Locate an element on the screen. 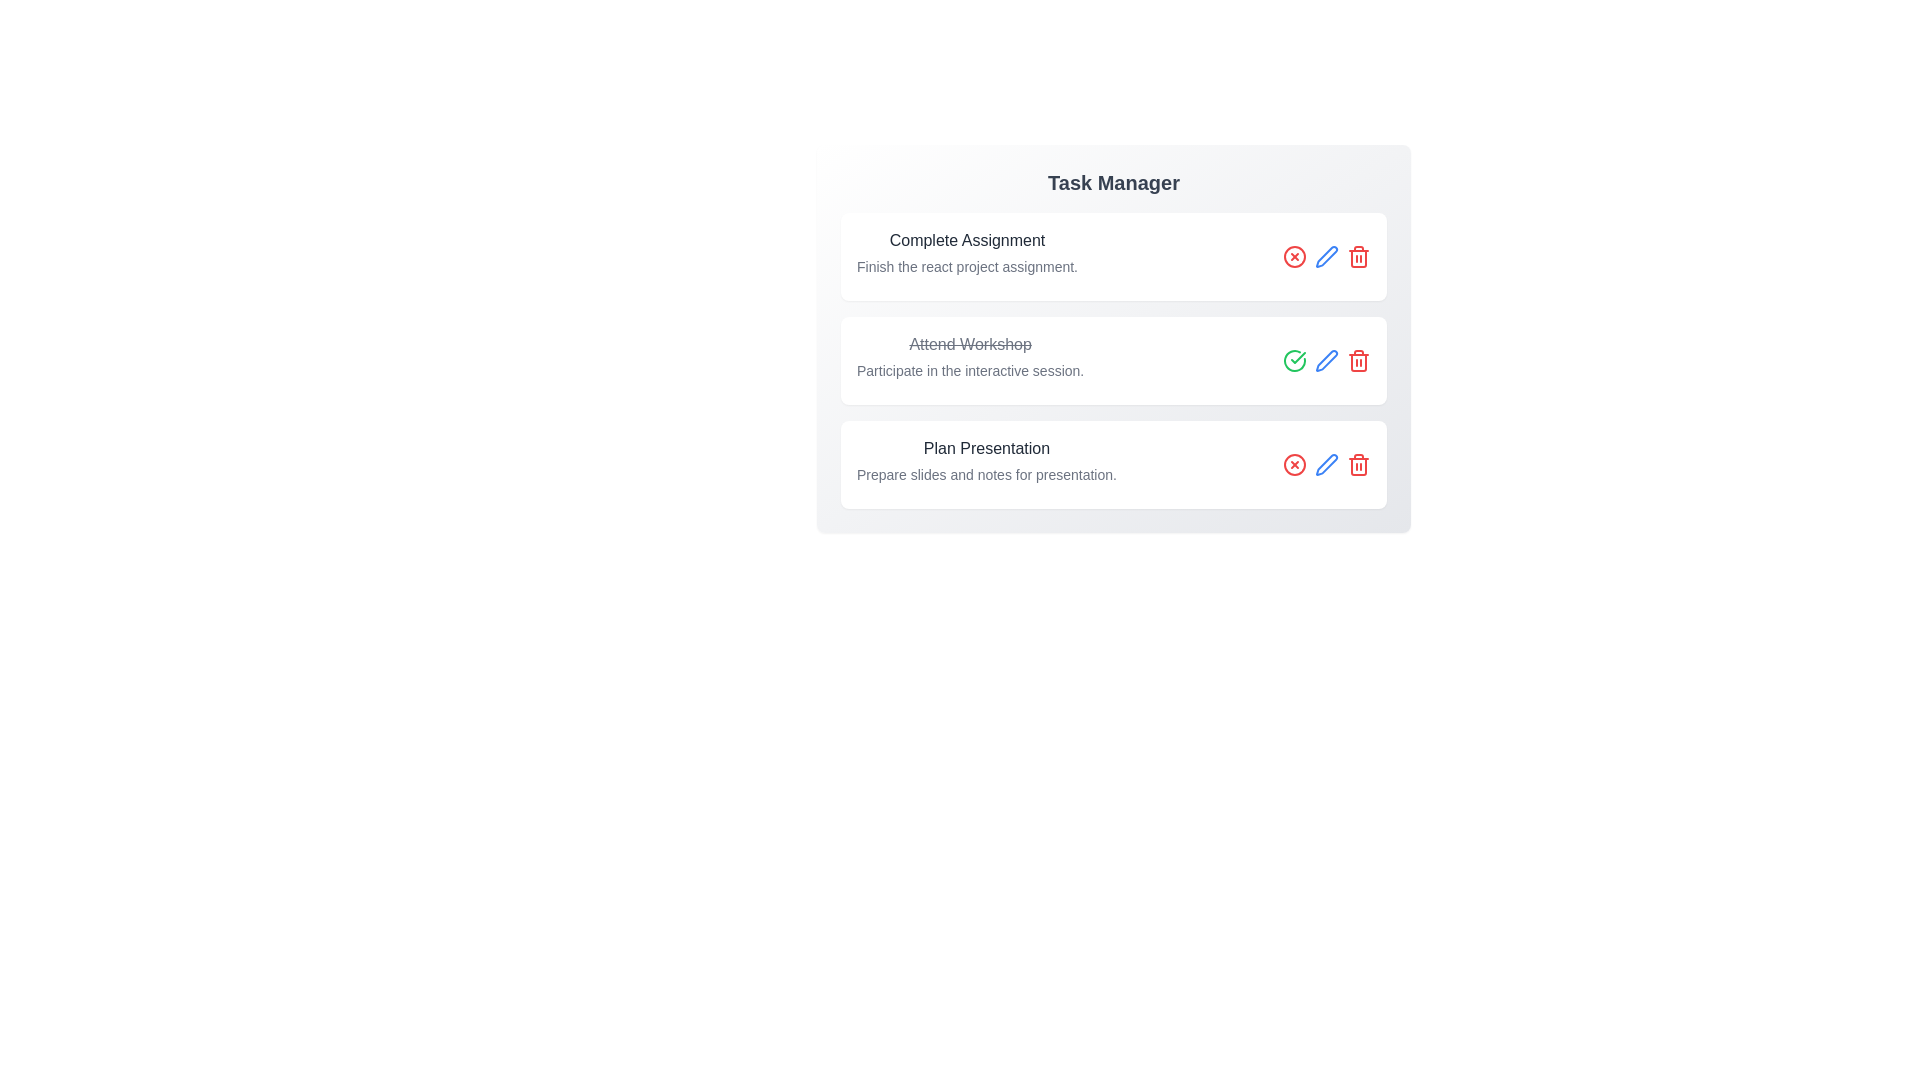 The width and height of the screenshot is (1920, 1080). the edit button for the task titled 'Attend Workshop' is located at coordinates (1326, 361).